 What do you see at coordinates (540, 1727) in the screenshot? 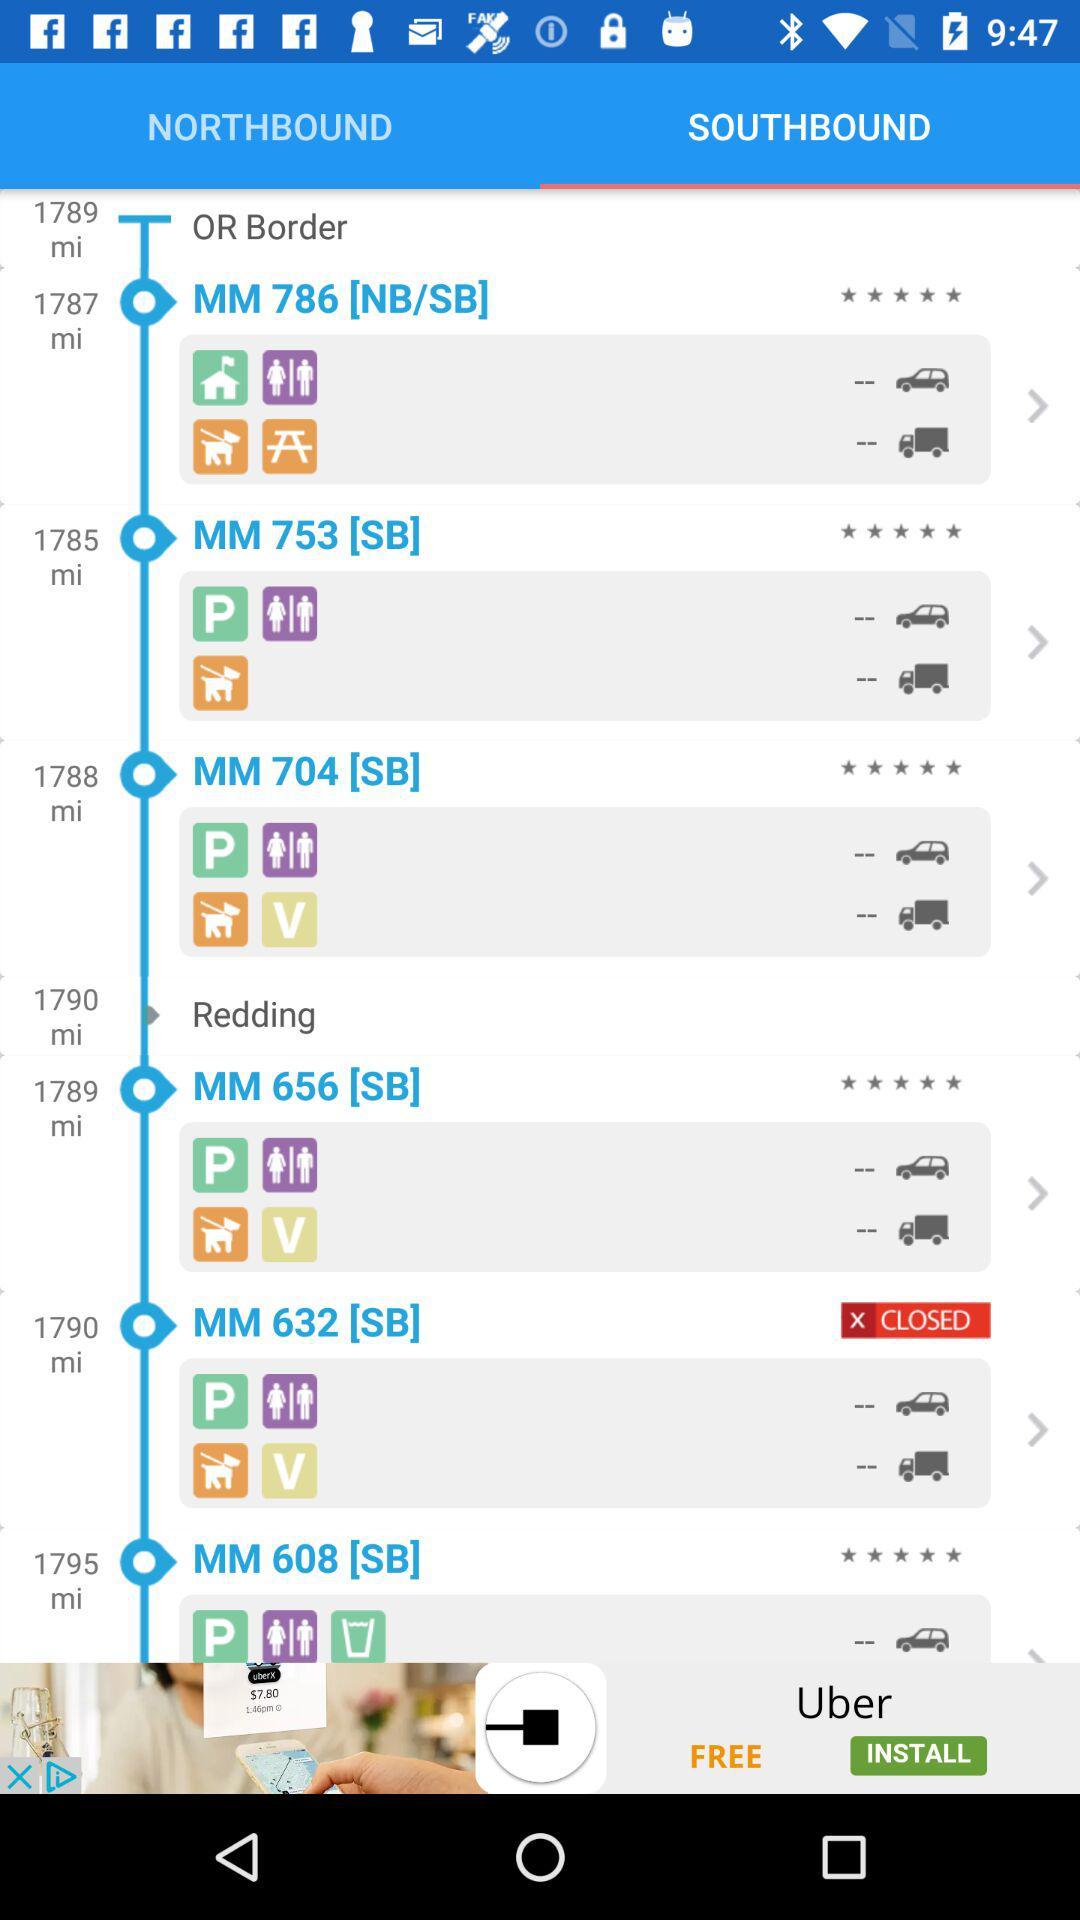
I see `advertisement` at bounding box center [540, 1727].